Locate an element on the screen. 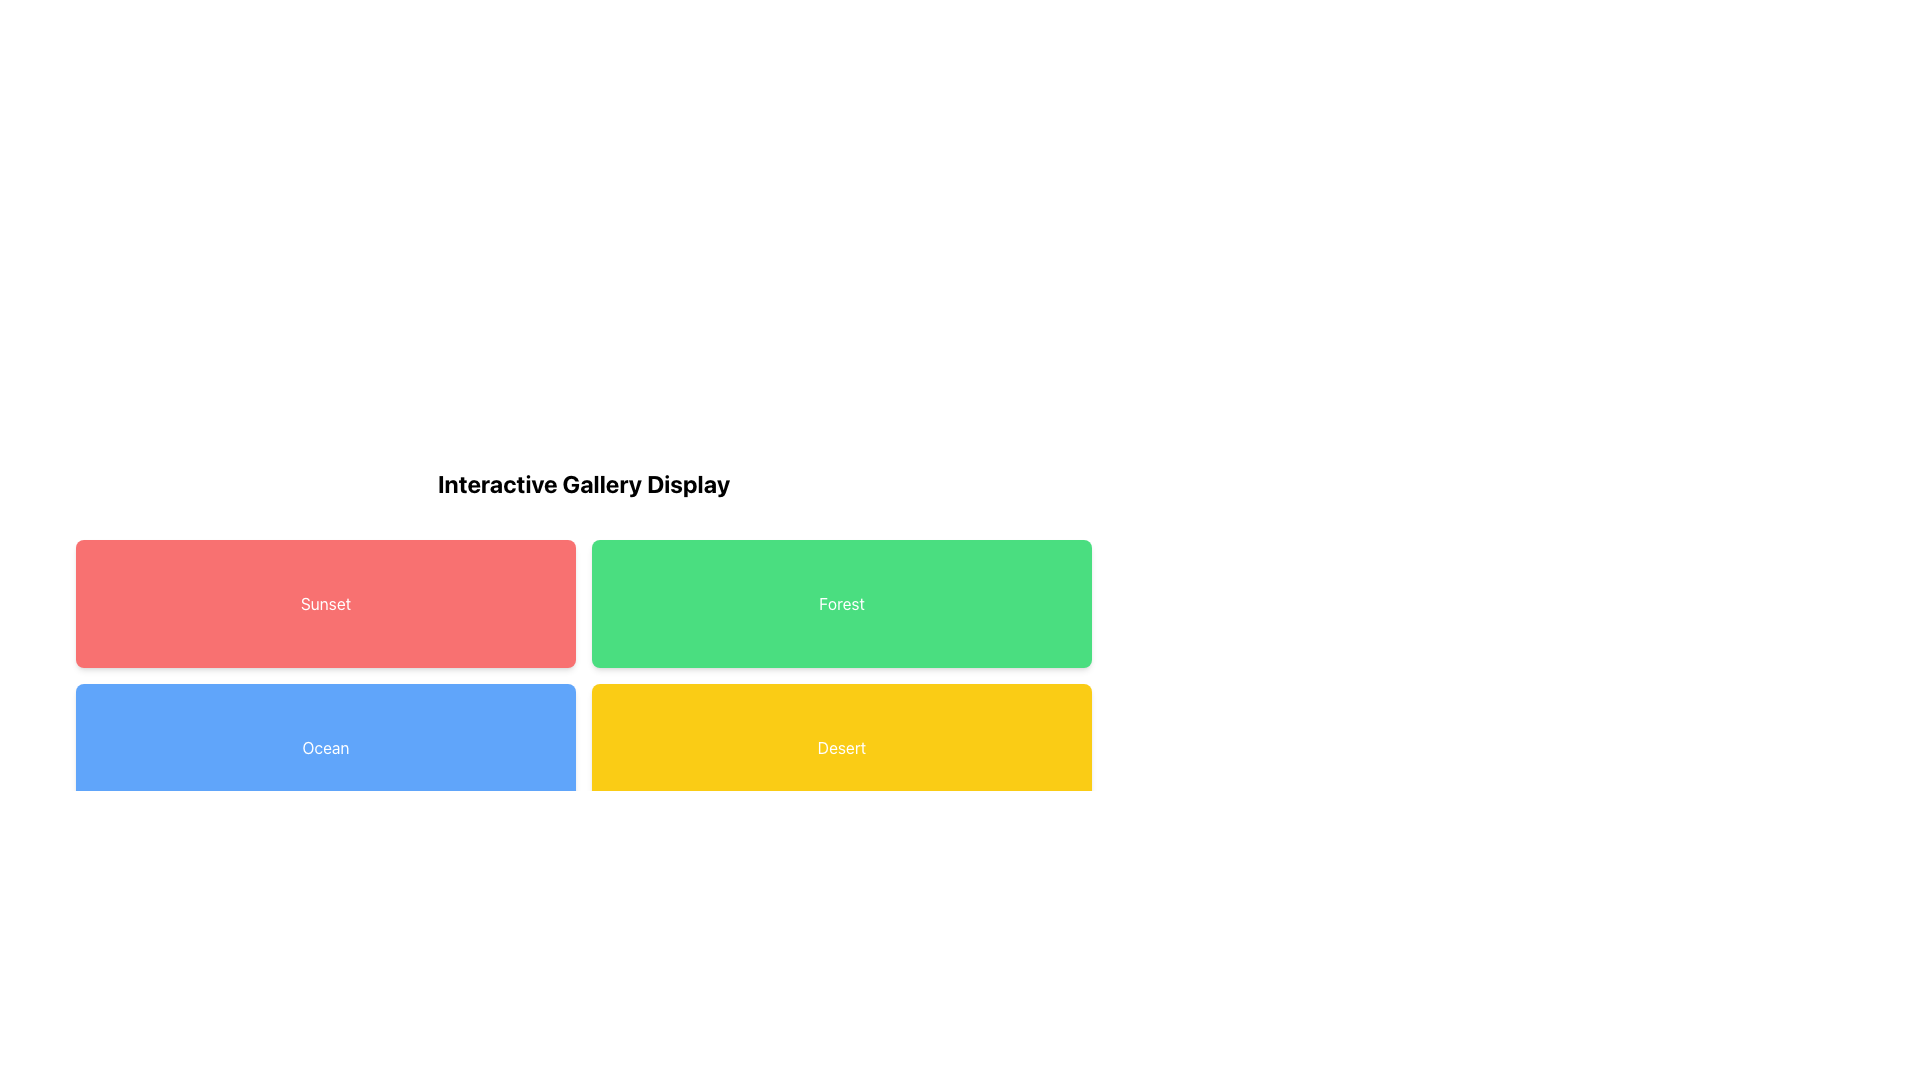 Image resolution: width=1920 pixels, height=1080 pixels. the 'Sunset' interactive card located at the top-left corner of the 2x2 grid is located at coordinates (326, 603).